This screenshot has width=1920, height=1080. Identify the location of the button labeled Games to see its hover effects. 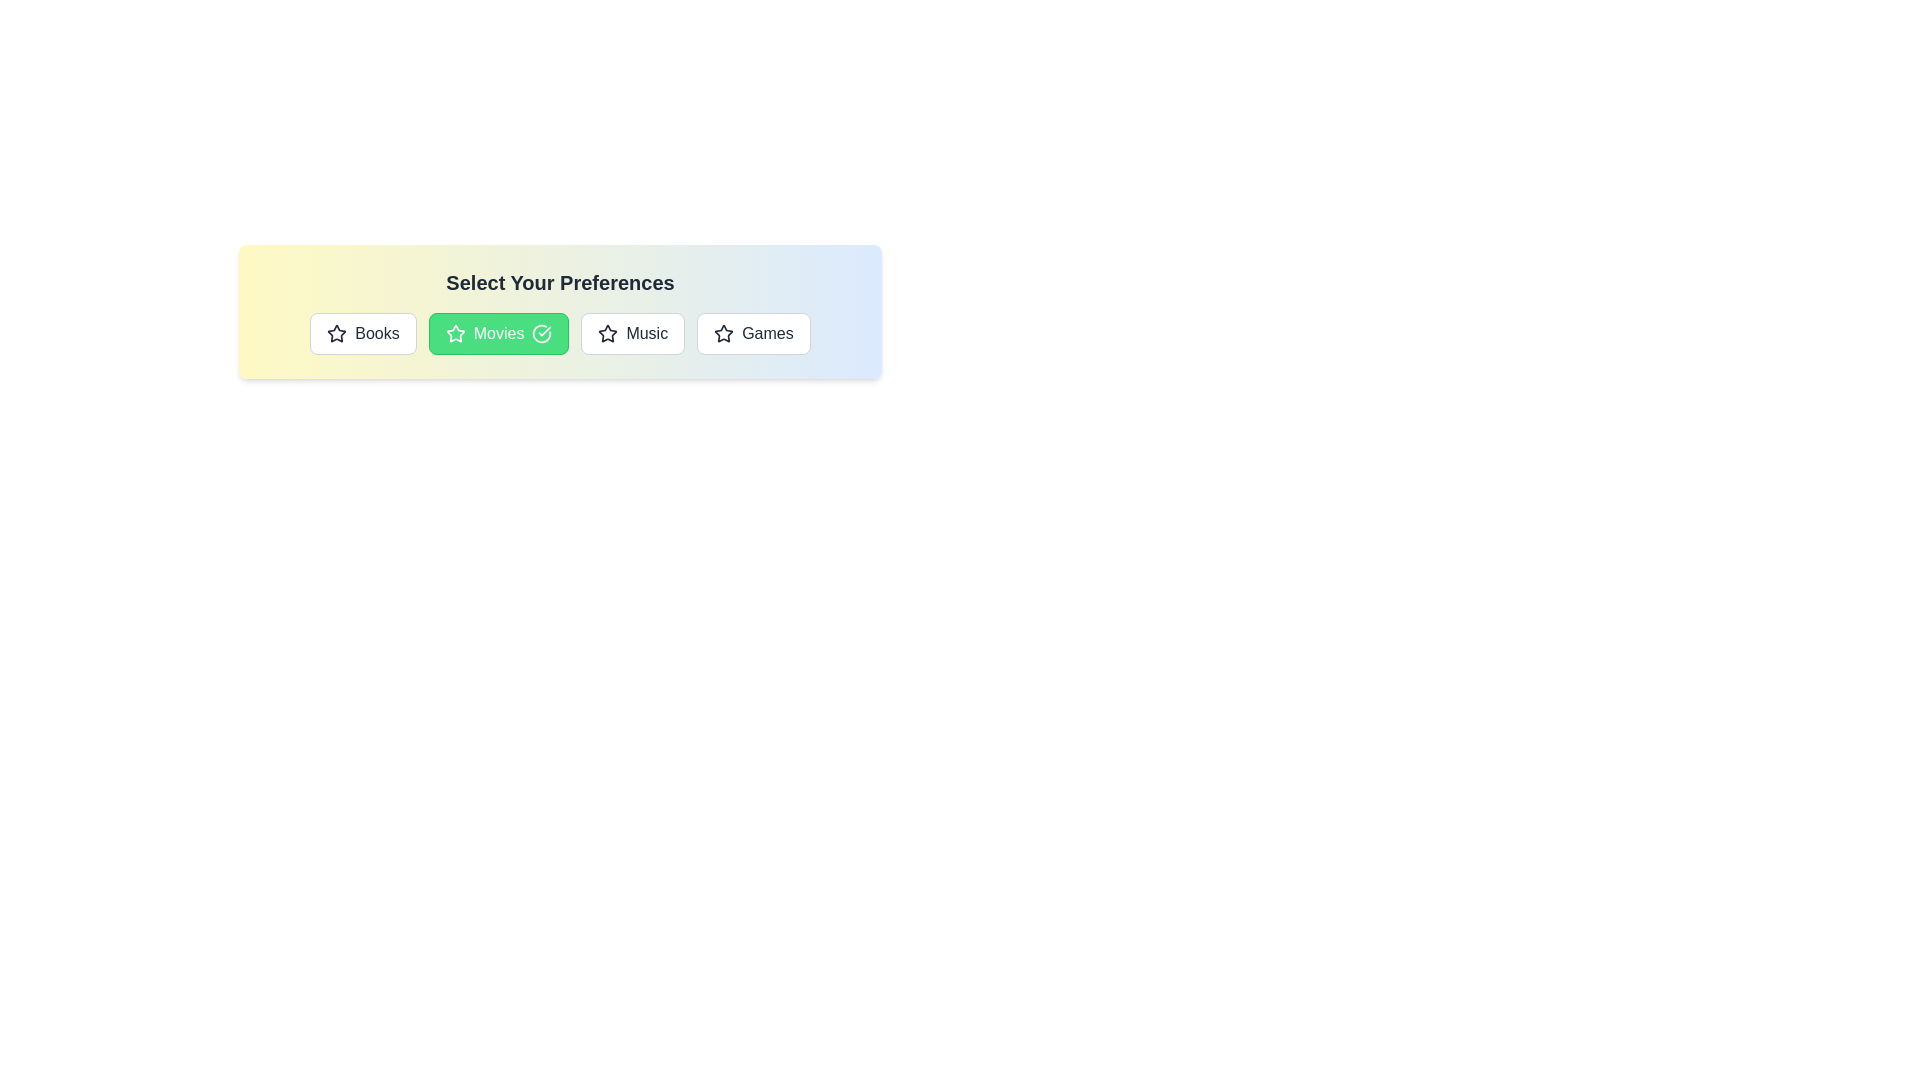
(752, 333).